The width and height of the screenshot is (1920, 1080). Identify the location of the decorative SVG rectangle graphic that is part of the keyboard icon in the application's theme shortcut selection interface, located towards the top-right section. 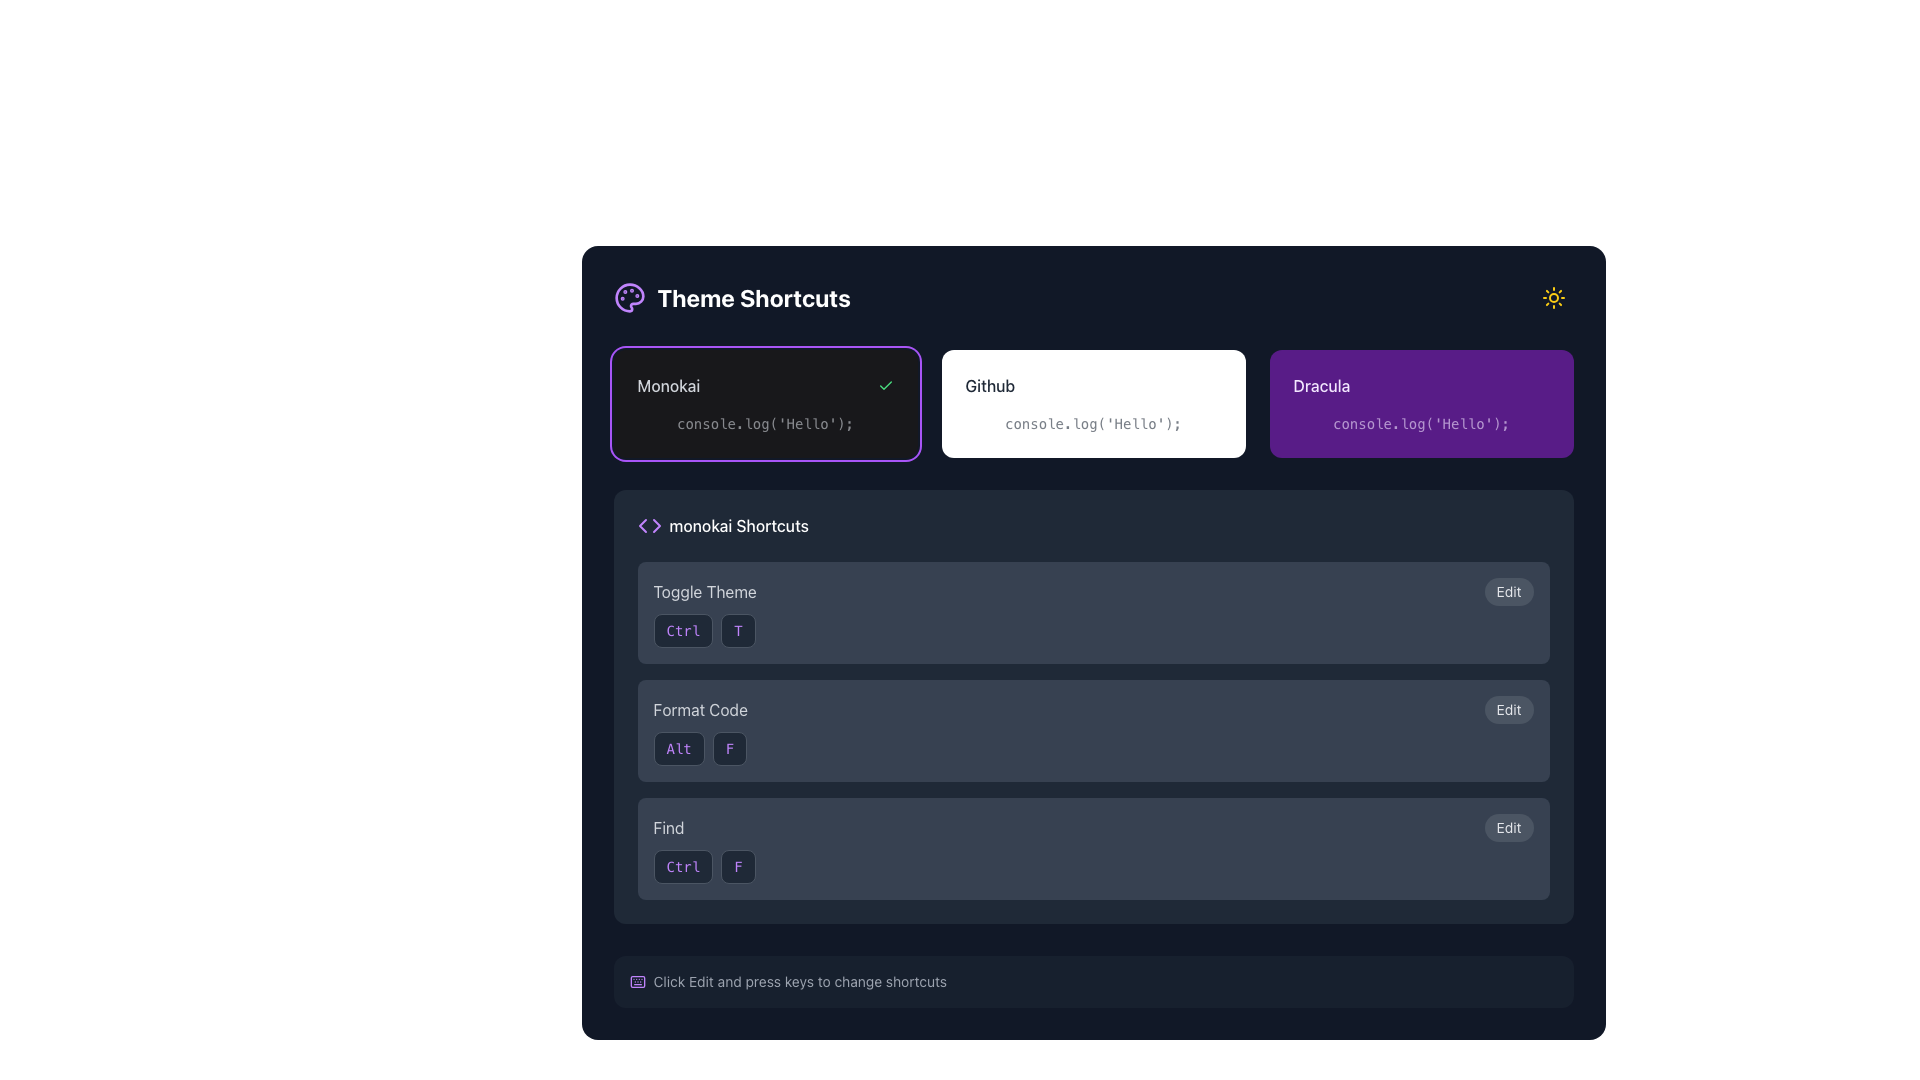
(636, 981).